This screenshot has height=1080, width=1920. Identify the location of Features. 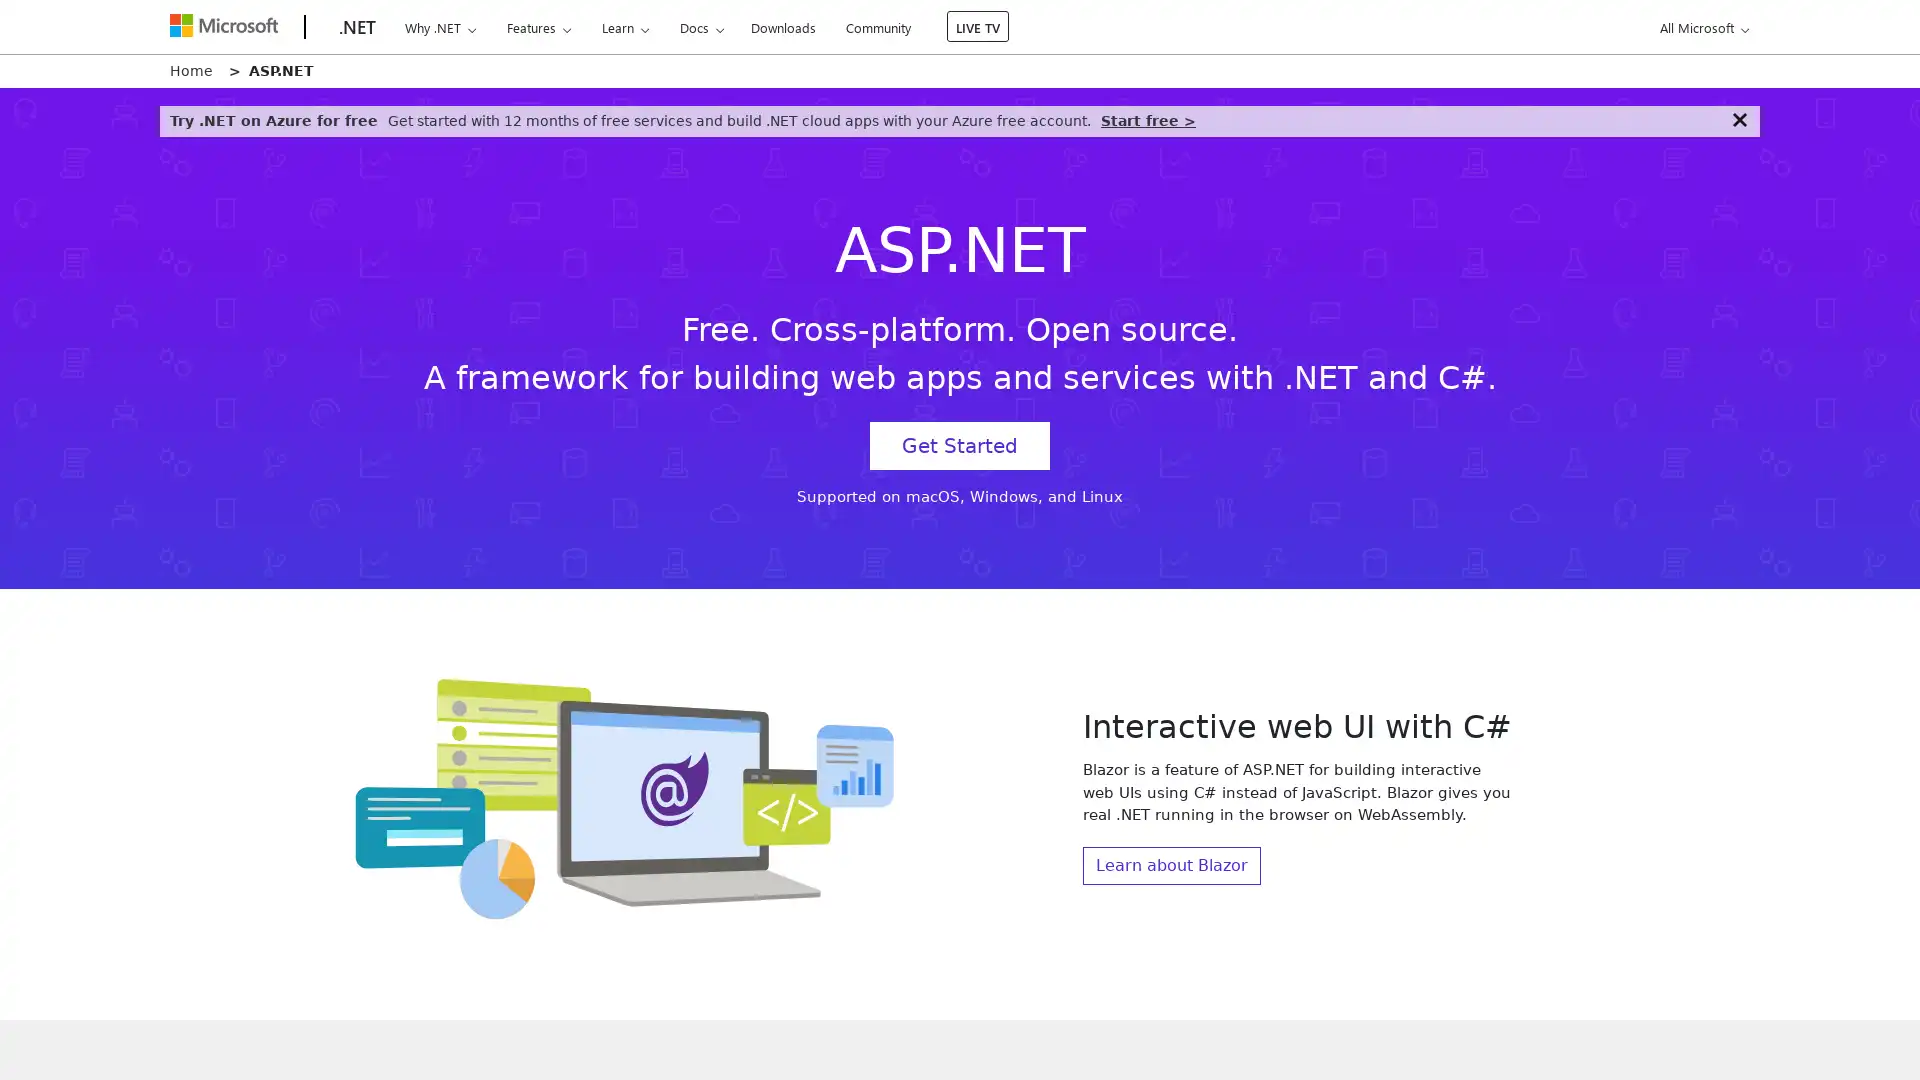
(538, 27).